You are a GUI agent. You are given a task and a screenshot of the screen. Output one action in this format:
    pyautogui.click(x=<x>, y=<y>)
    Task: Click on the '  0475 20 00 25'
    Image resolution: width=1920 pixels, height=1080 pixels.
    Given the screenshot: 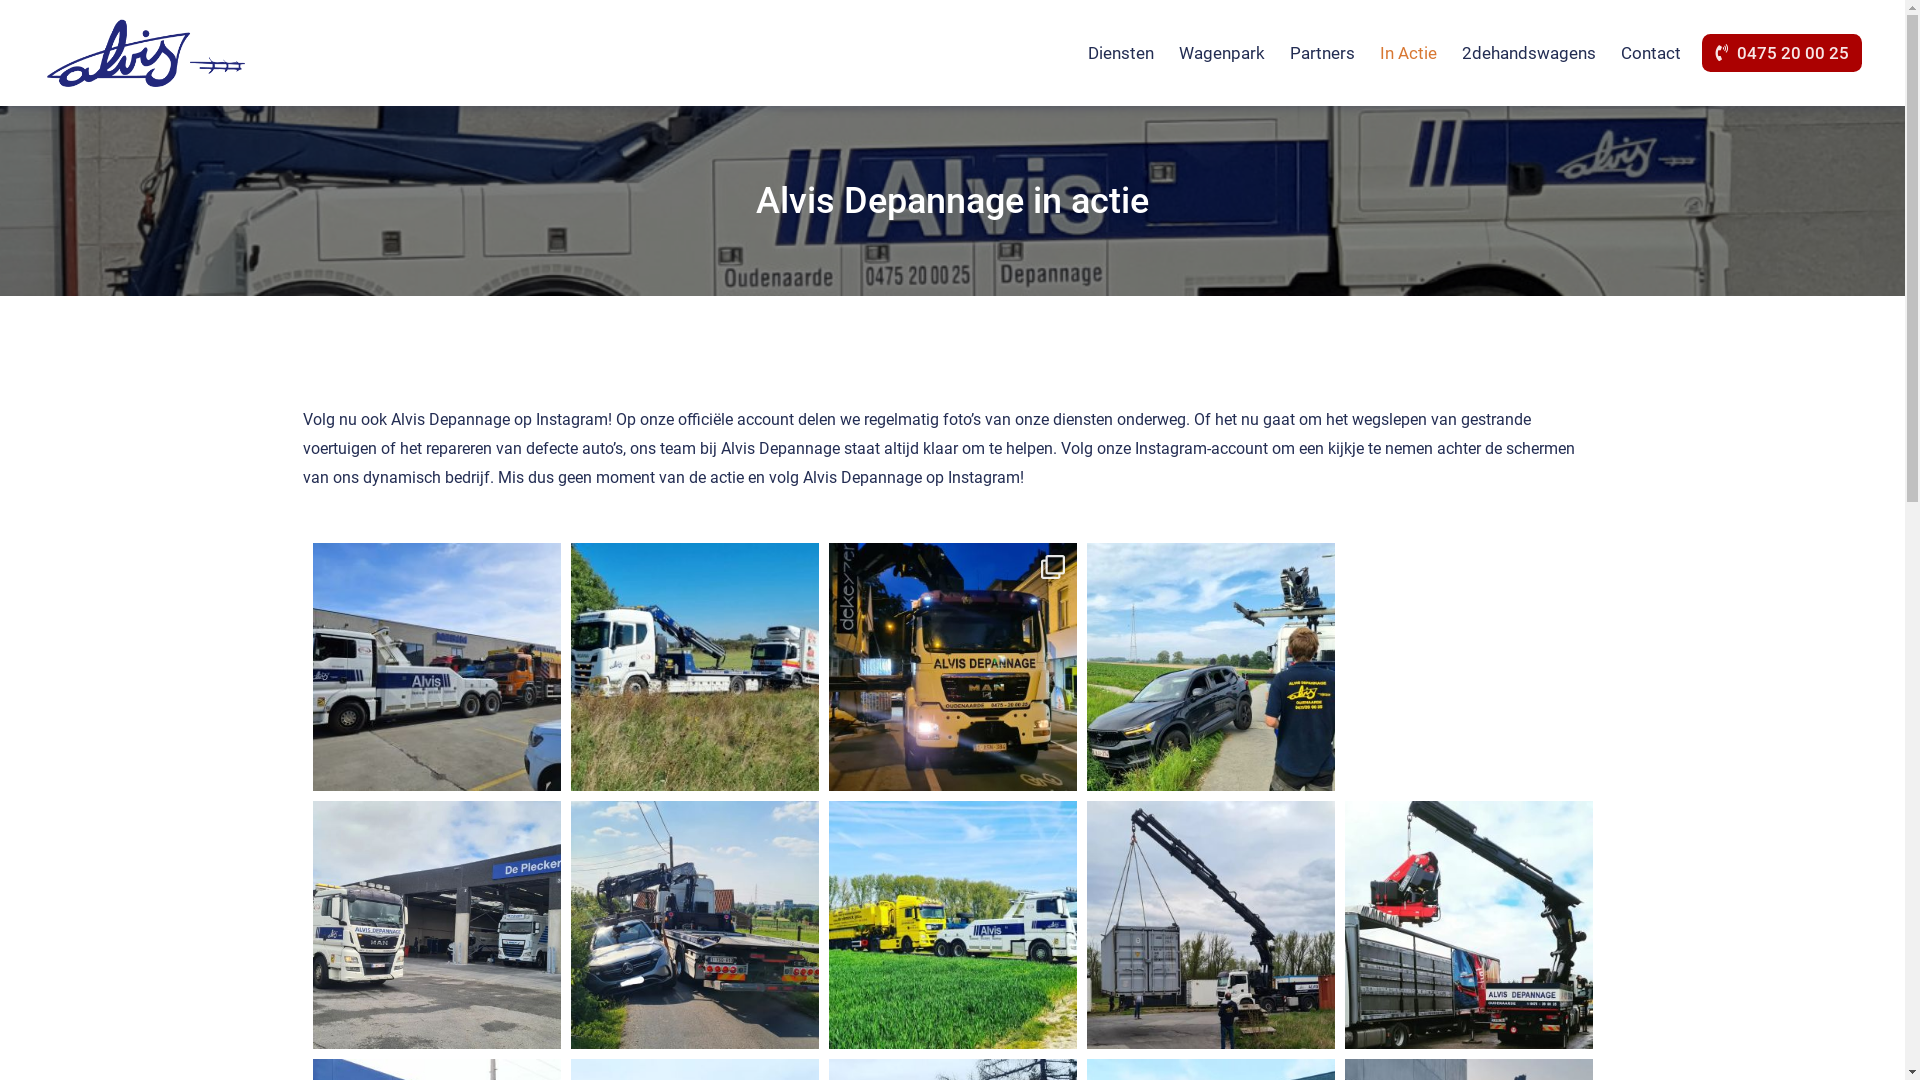 What is the action you would take?
    pyautogui.click(x=1782, y=52)
    